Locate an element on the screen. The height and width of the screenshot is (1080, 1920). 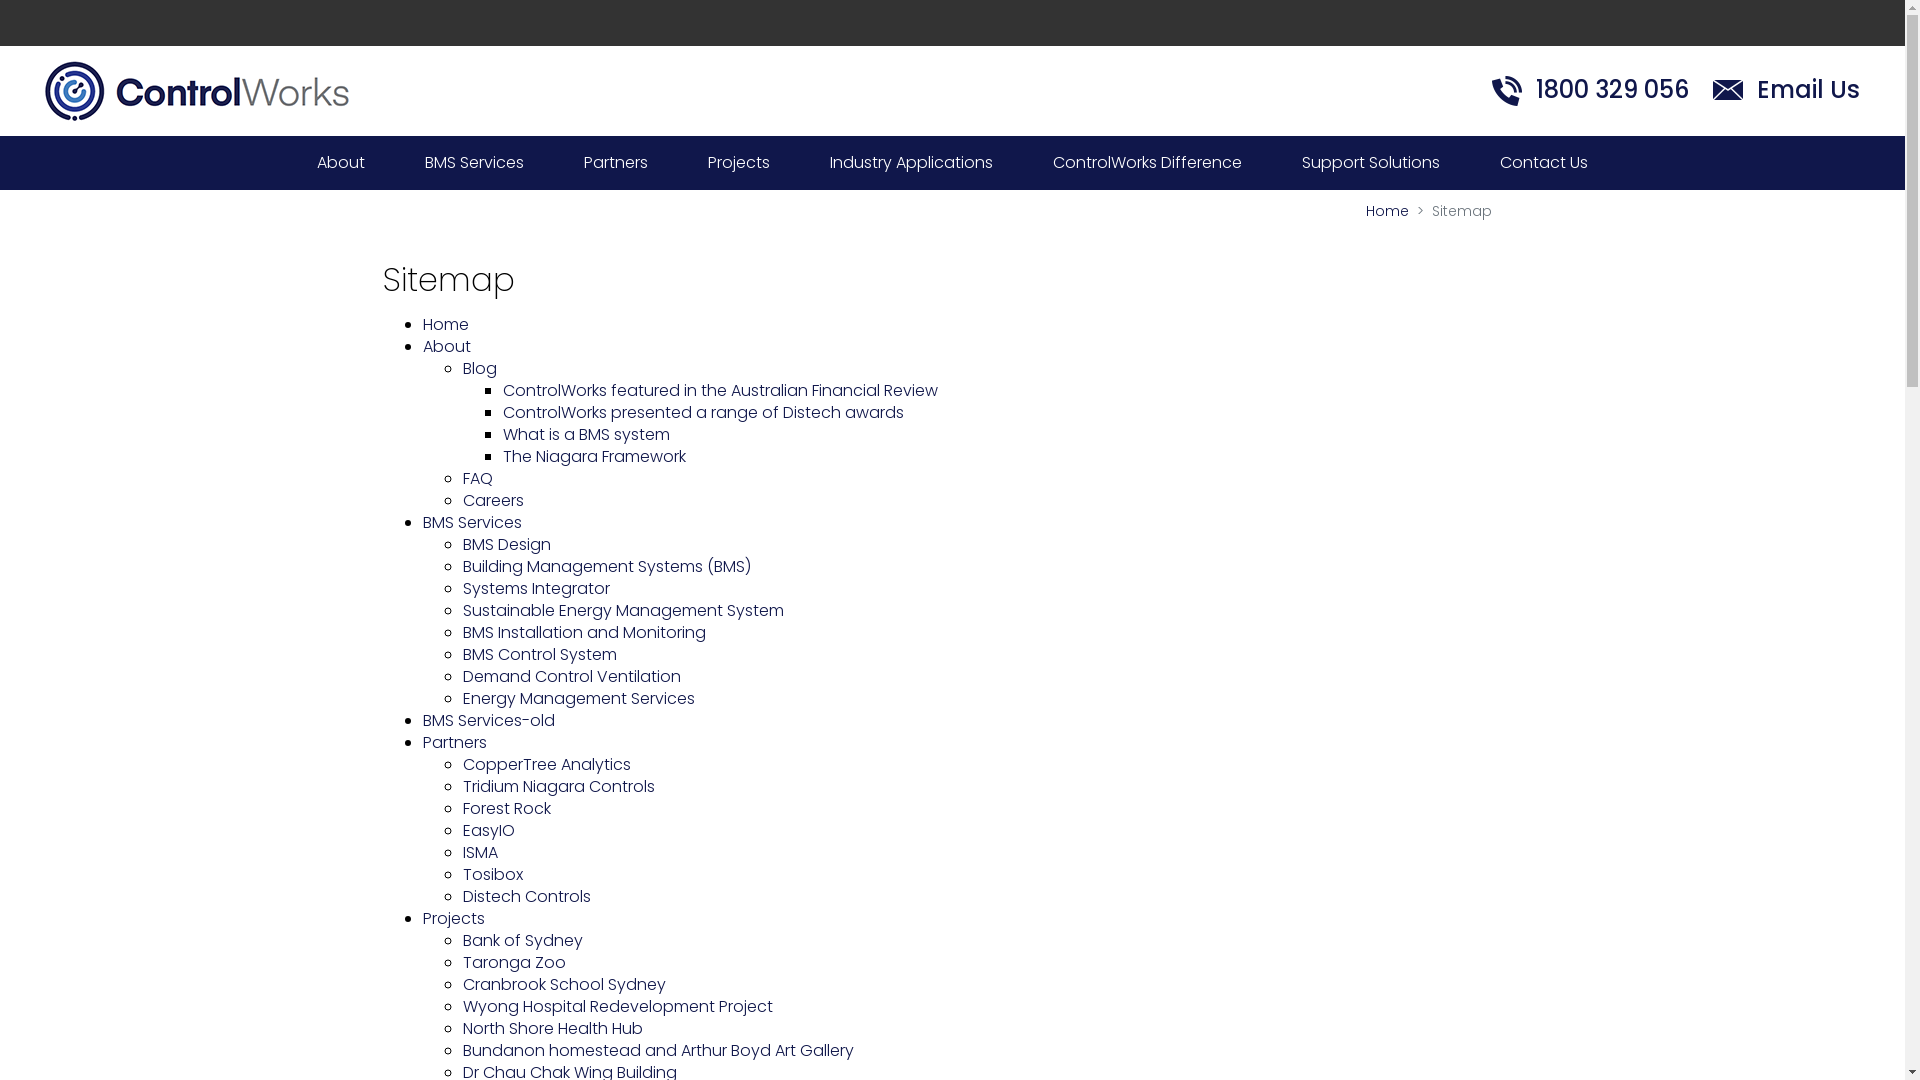
'Industry Applications' is located at coordinates (800, 161).